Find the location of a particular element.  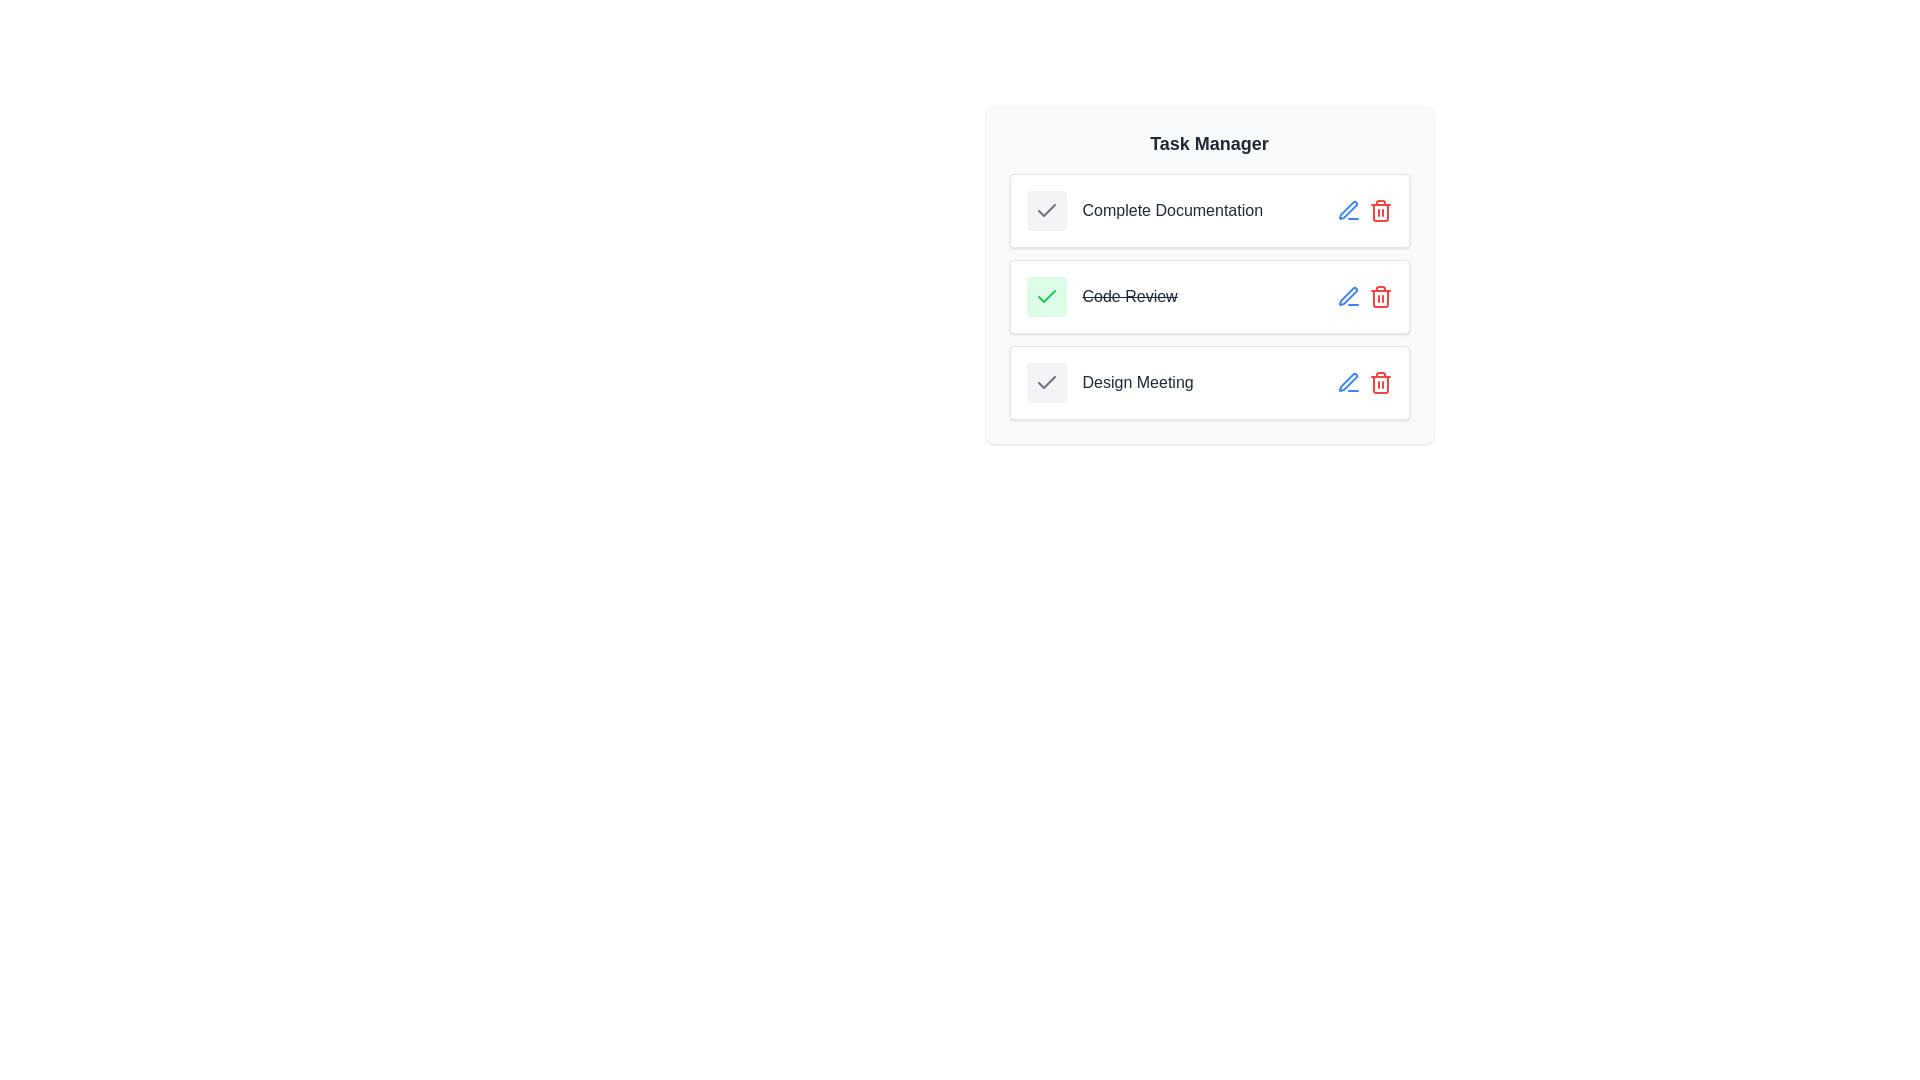

the label with the text 'Complete Documentation' and a checkmark icon, representing a completed task item is located at coordinates (1144, 211).